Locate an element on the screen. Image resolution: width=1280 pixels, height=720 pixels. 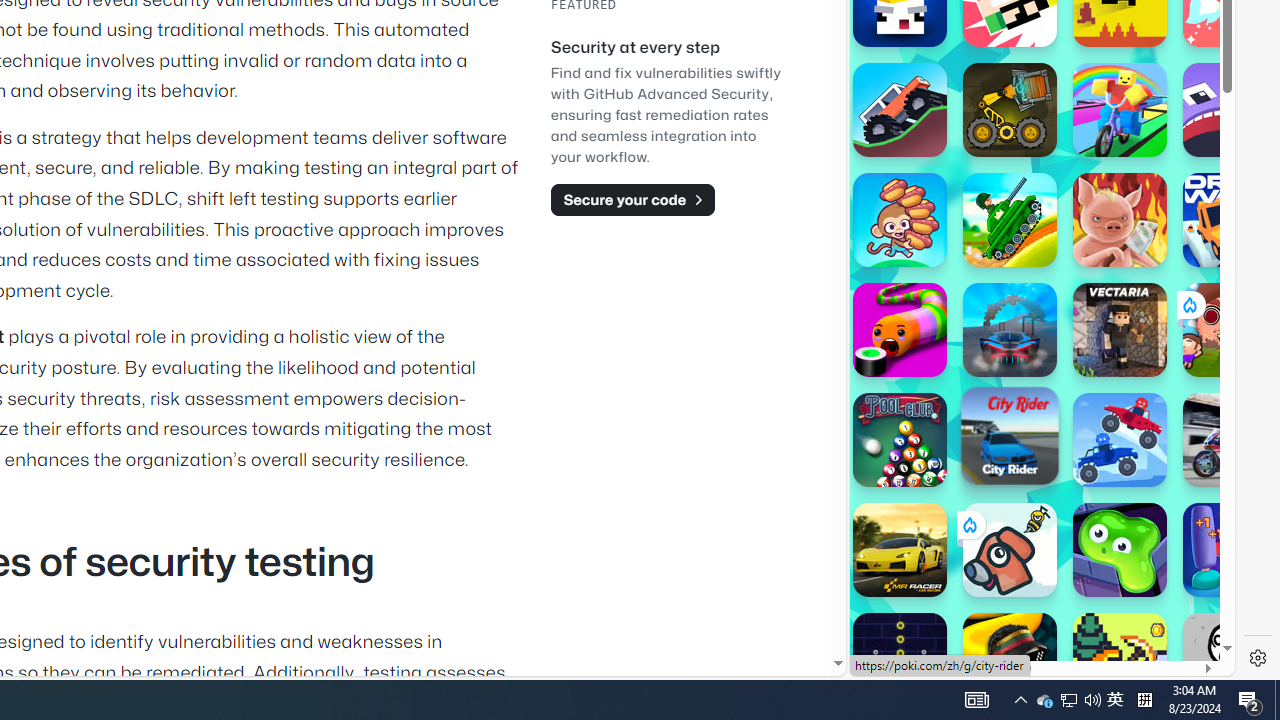
'Pool Club Pool Club' is located at coordinates (898, 438).